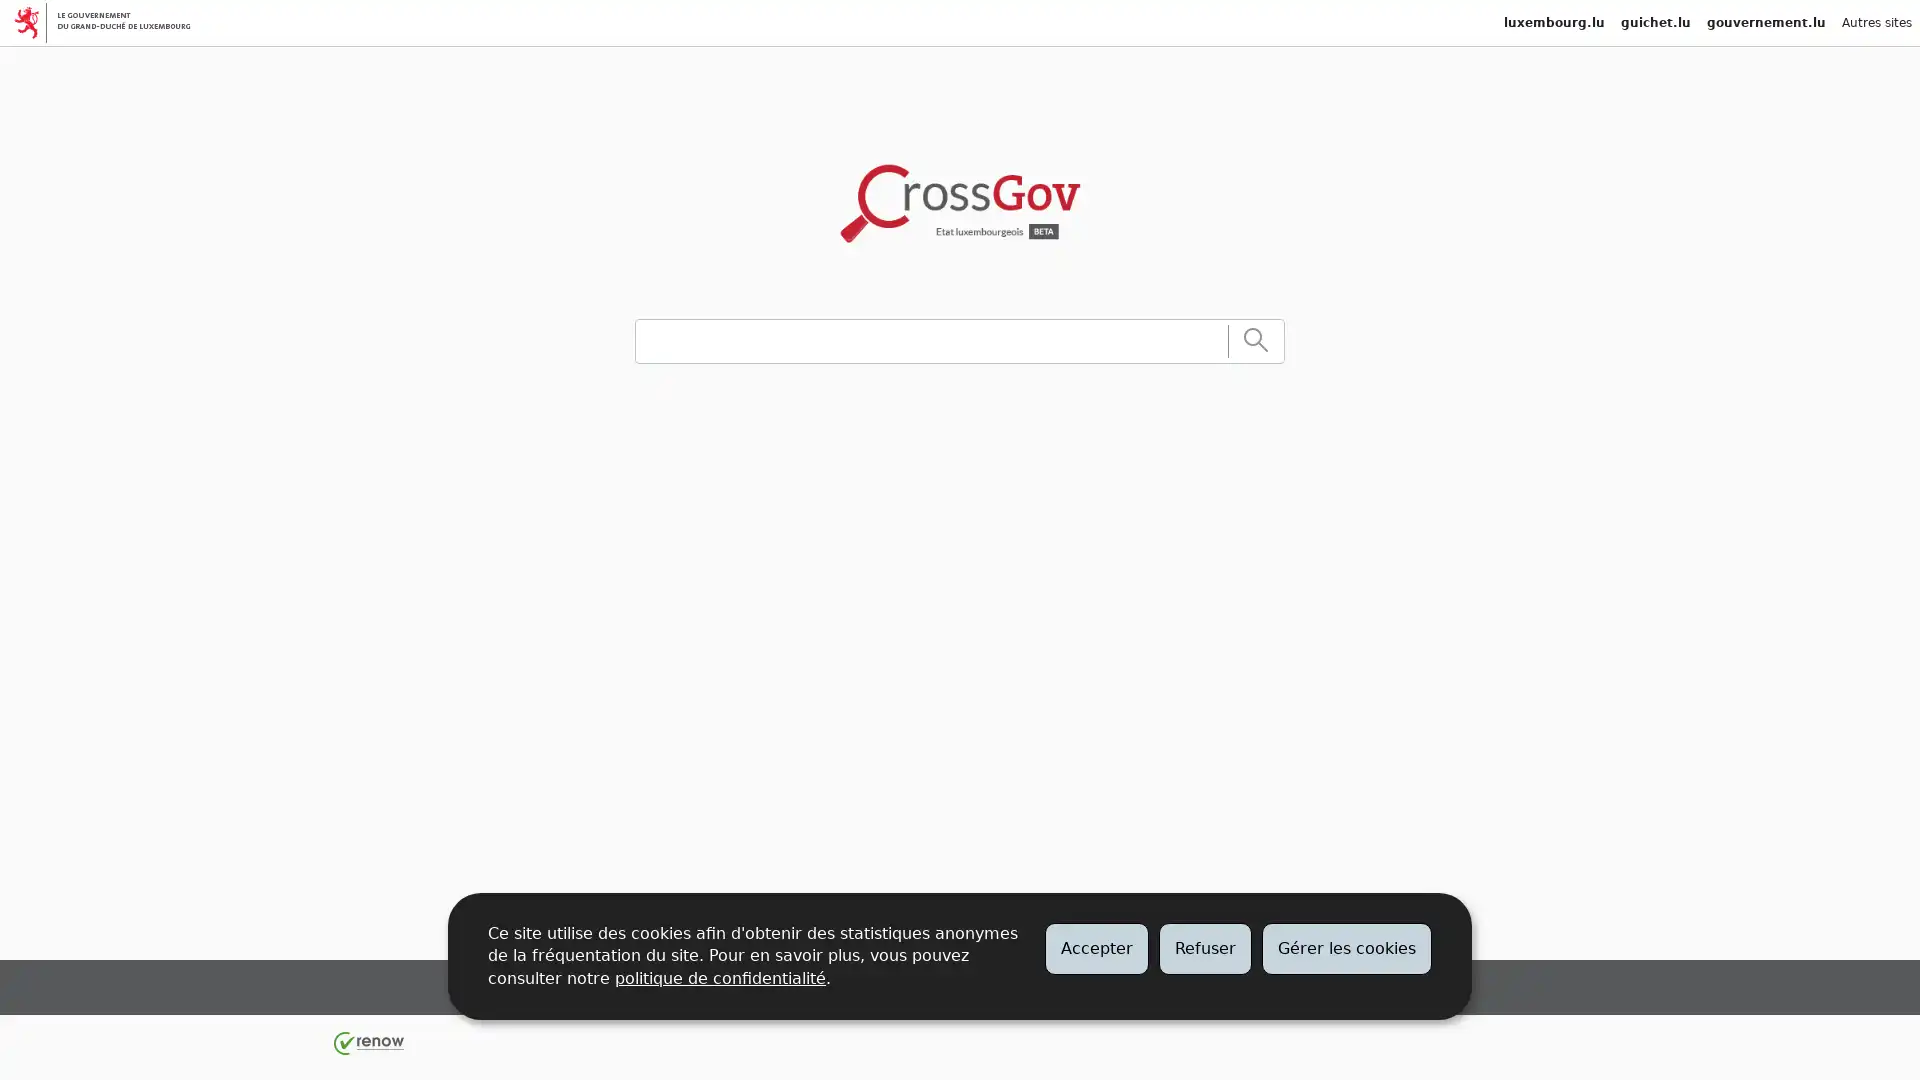  Describe the element at coordinates (1204, 947) in the screenshot. I see `Refuser` at that location.